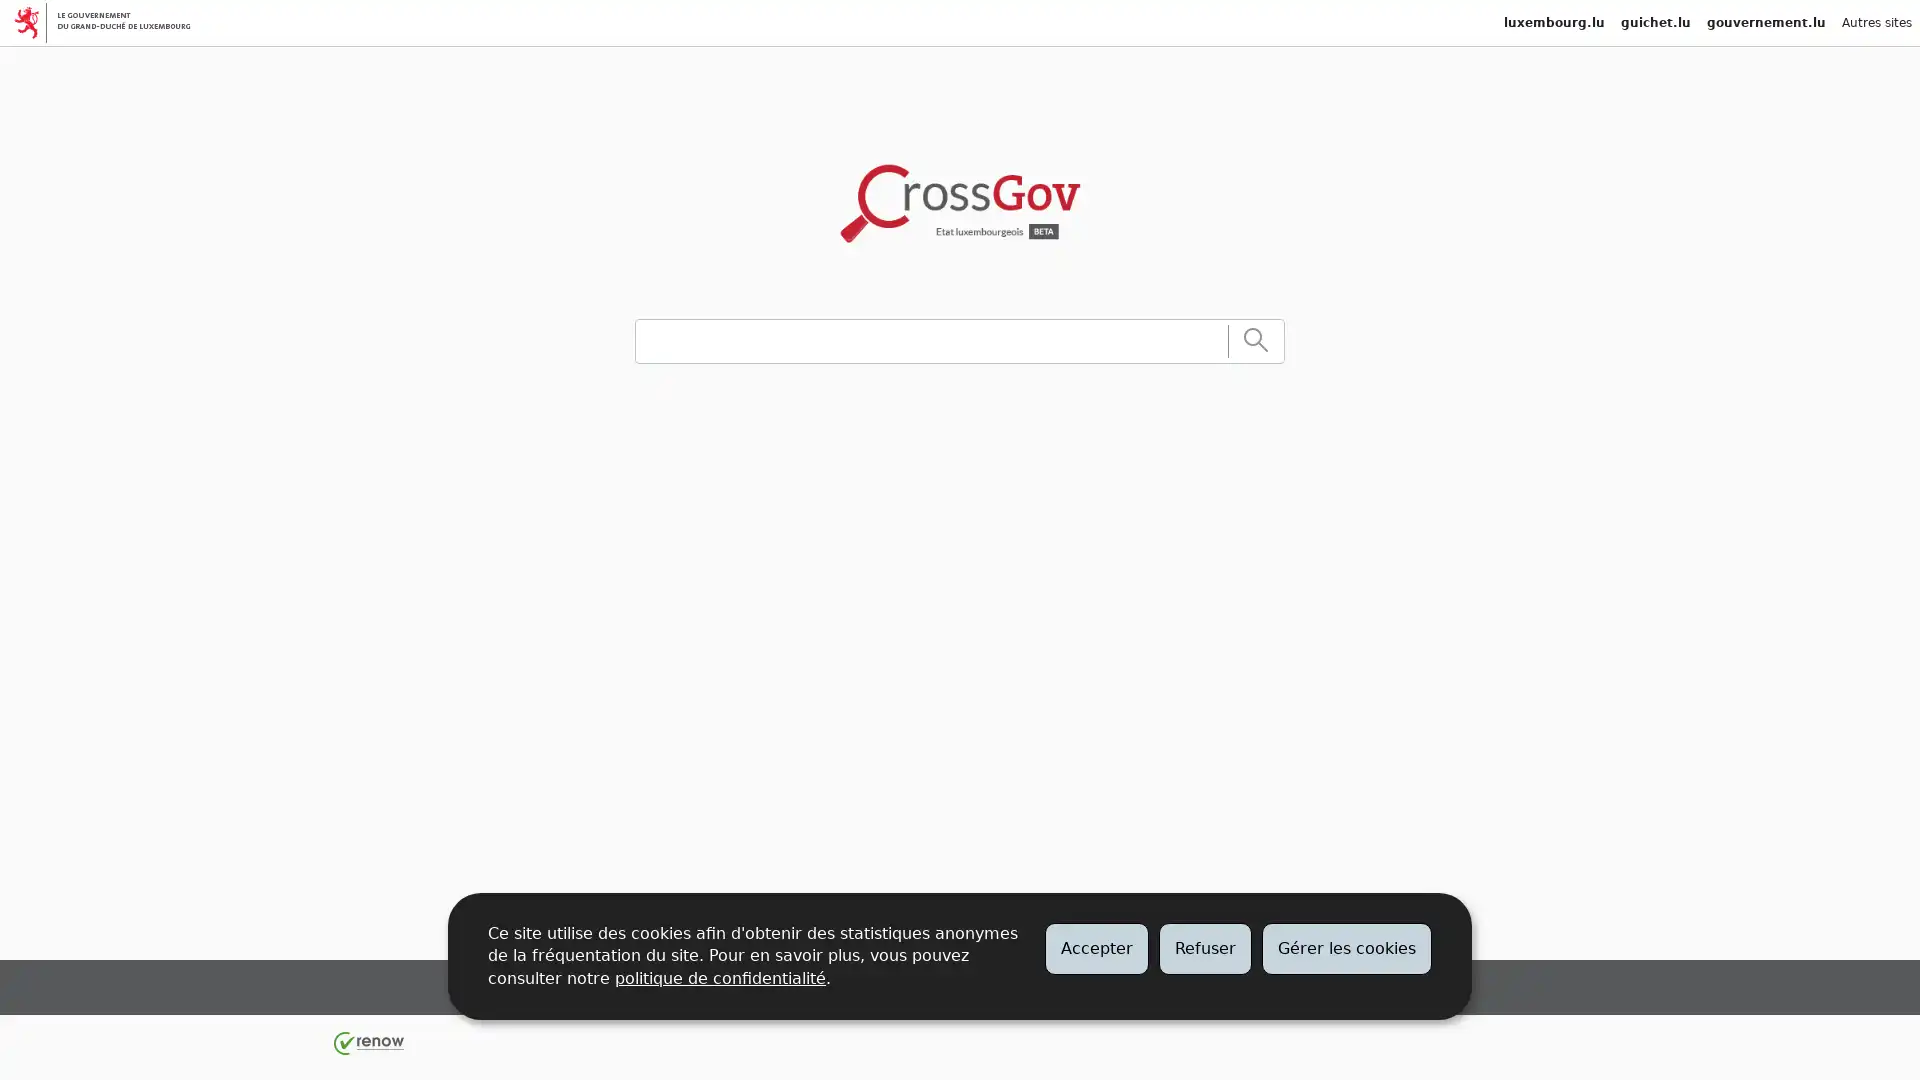  Describe the element at coordinates (1204, 947) in the screenshot. I see `Refuser` at that location.